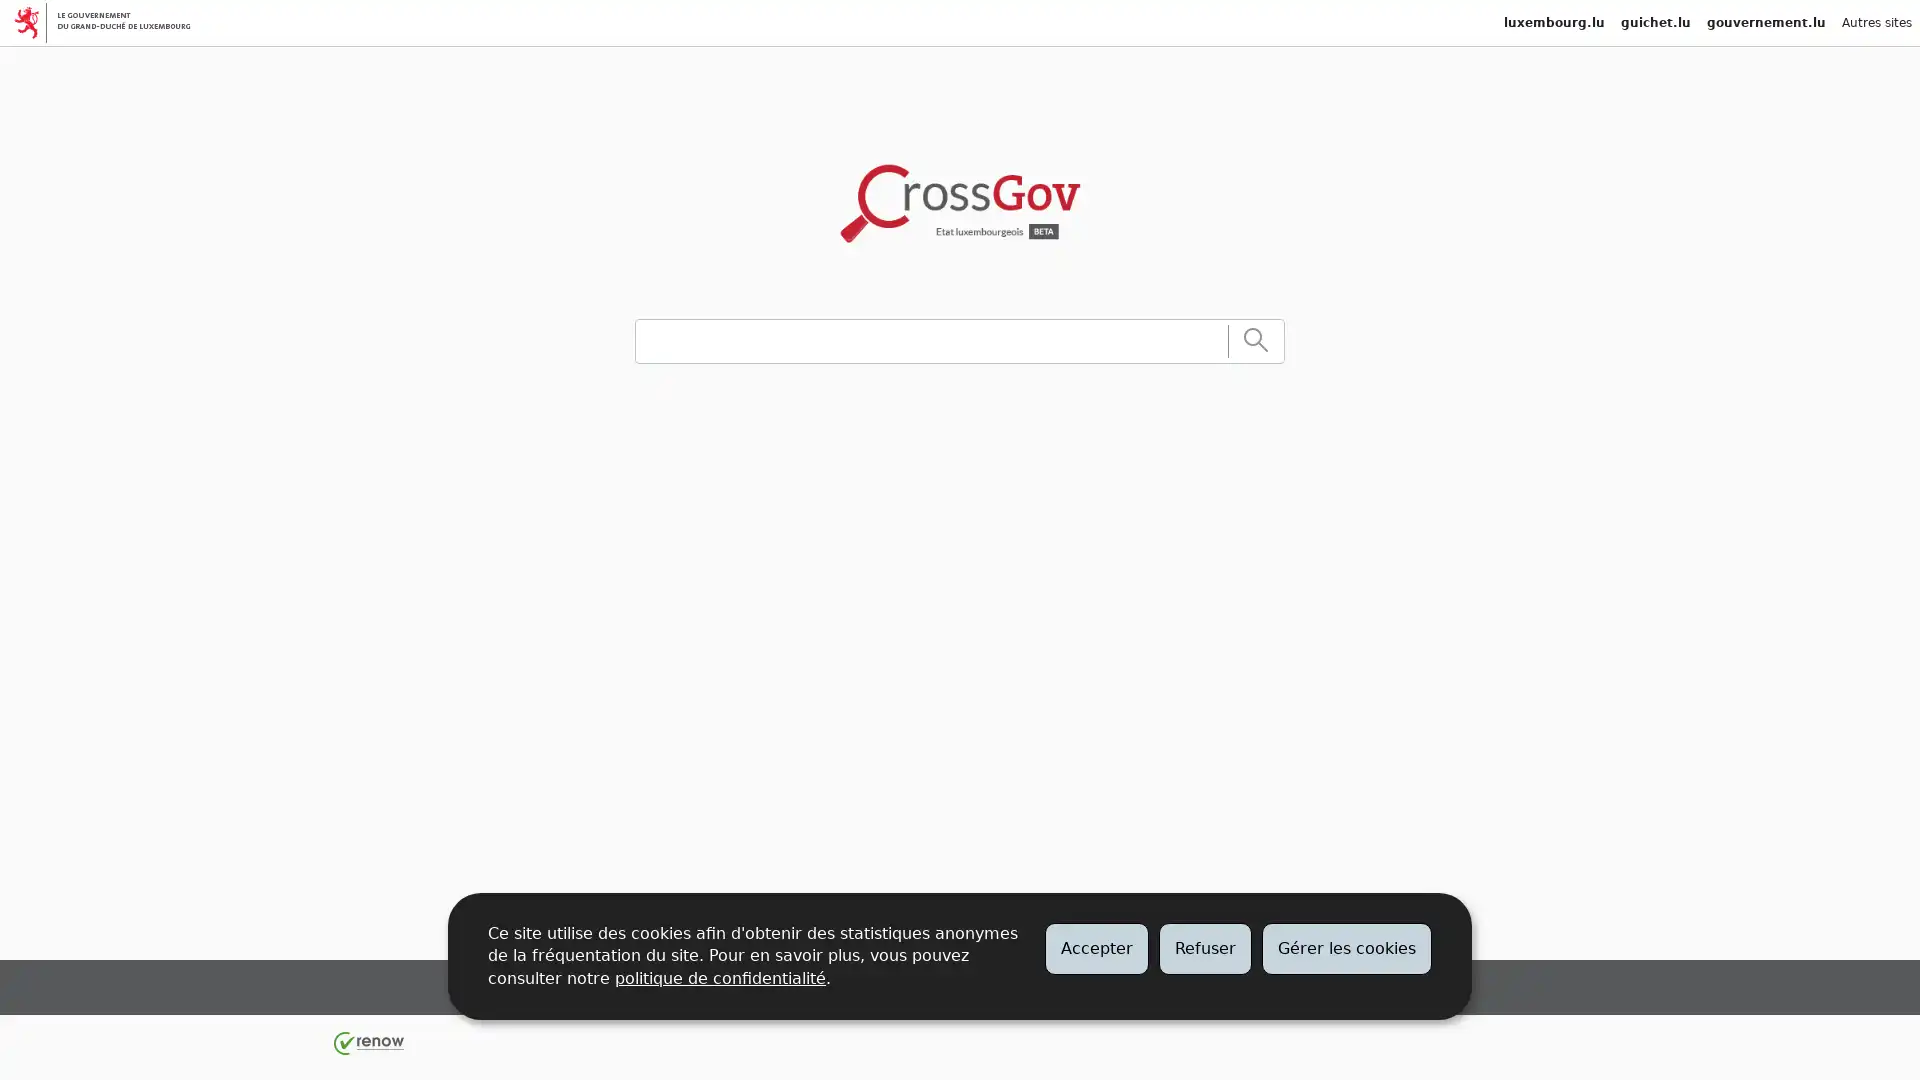  Describe the element at coordinates (1204, 947) in the screenshot. I see `Refuser` at that location.